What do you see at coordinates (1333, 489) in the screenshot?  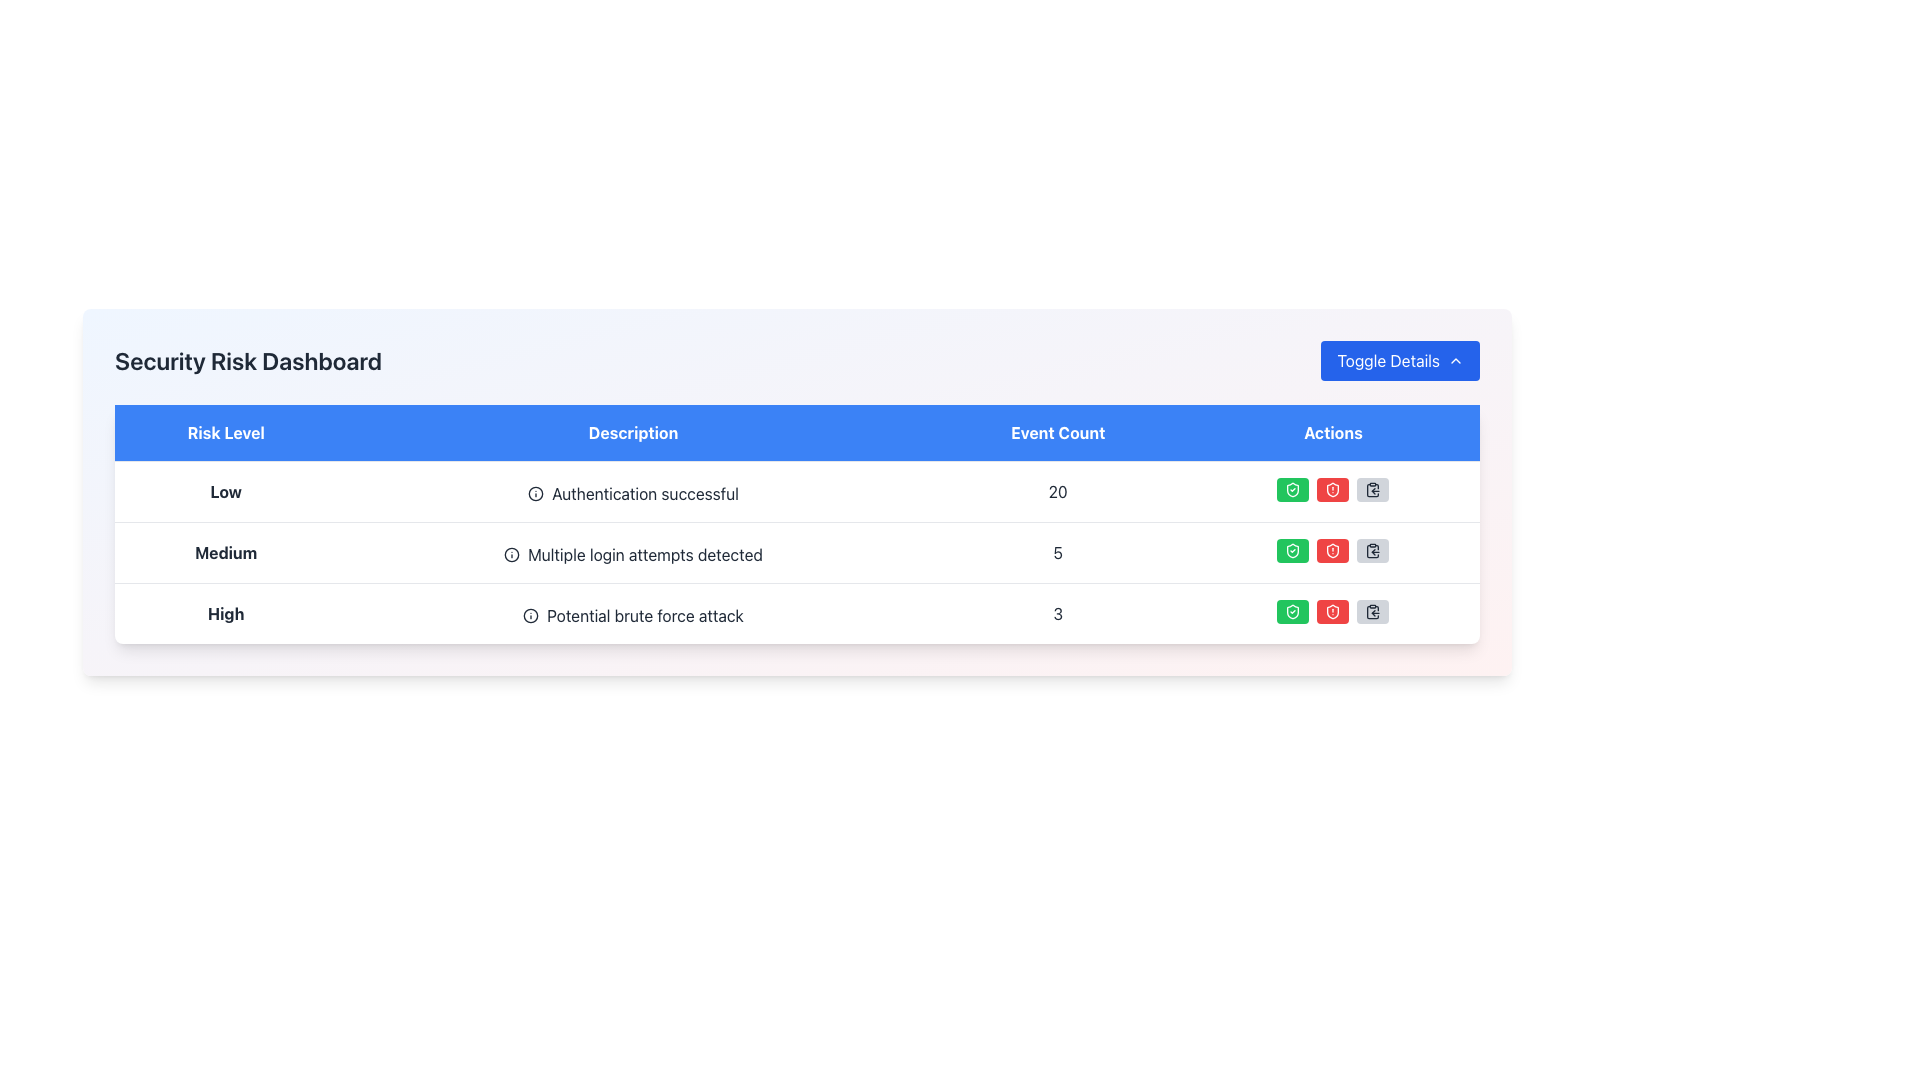 I see `the small, rounded rectangular button with a red background and white text indicating a security alert action, located in the rightmost section of the 'Actions' column in the last row of the table labeled 'High' in the 'Risk Level' column` at bounding box center [1333, 489].